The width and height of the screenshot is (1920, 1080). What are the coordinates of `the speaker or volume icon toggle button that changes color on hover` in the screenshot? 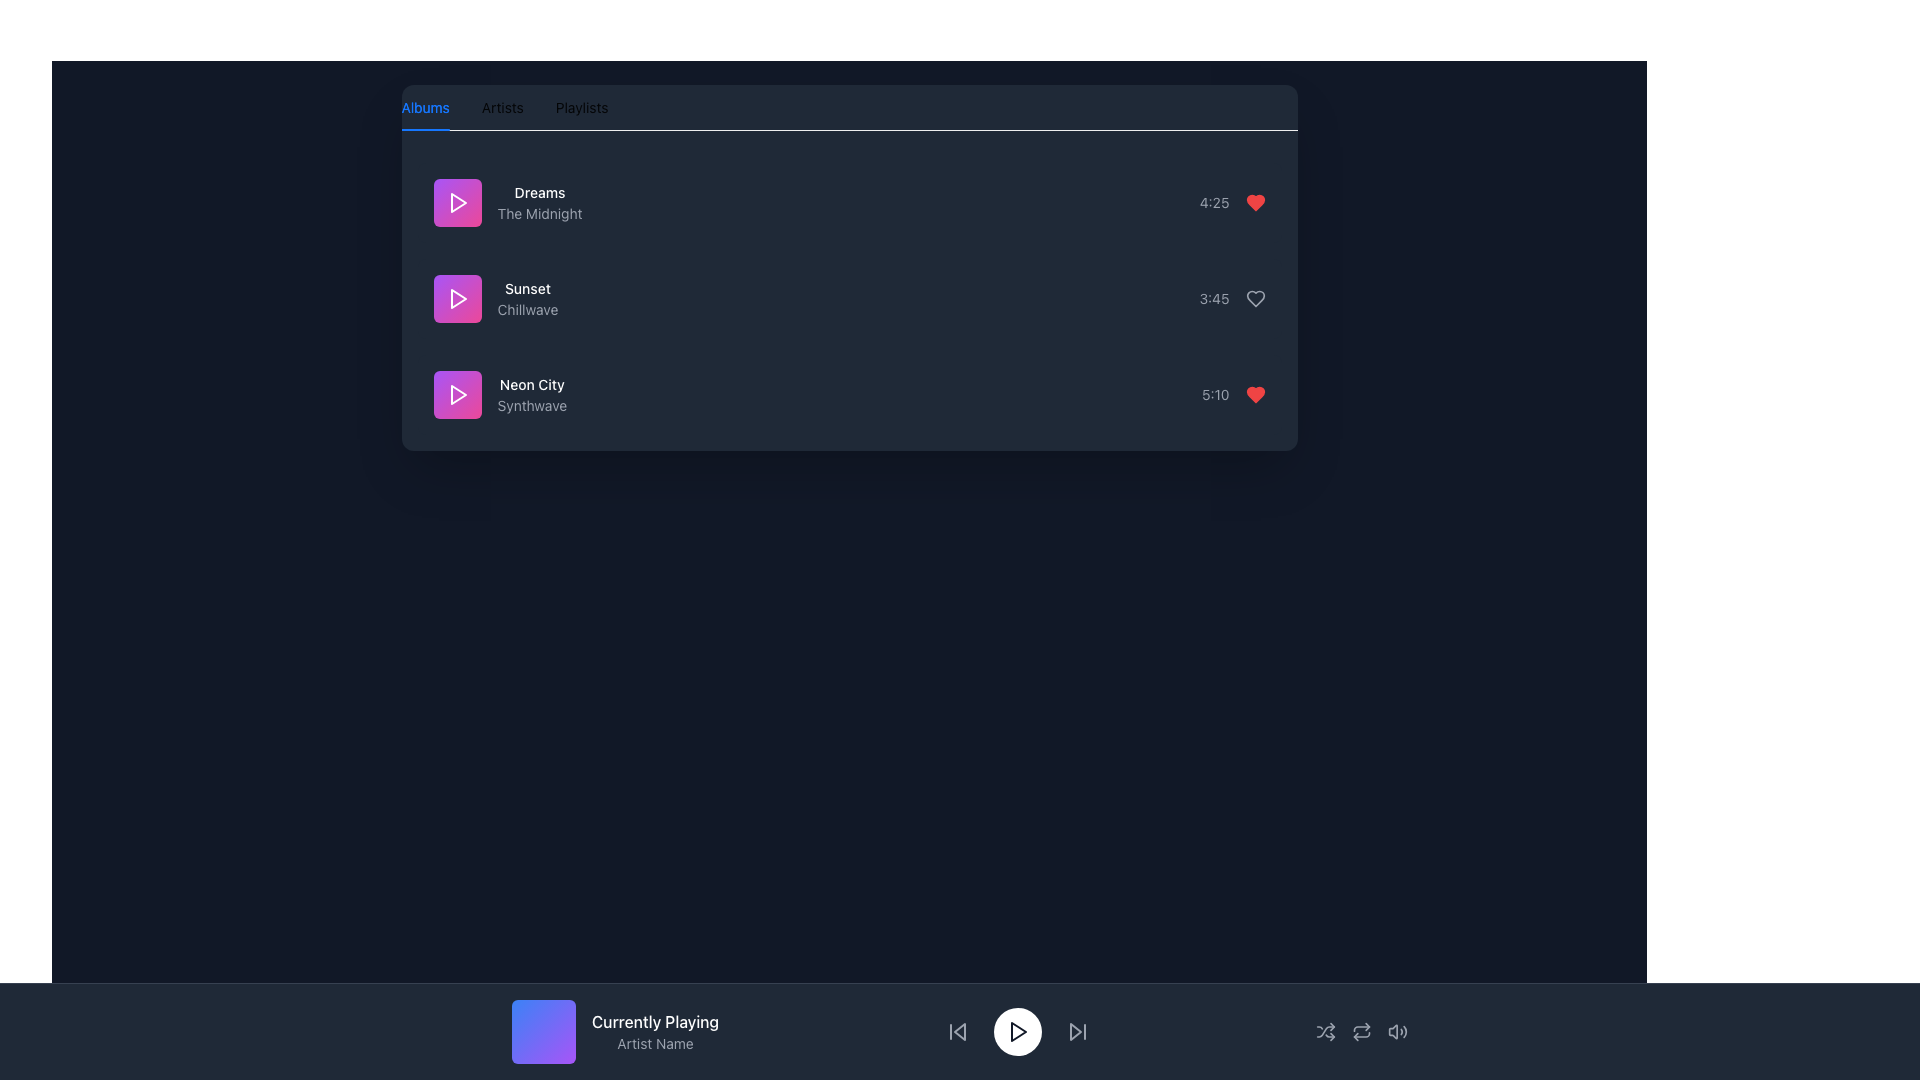 It's located at (1396, 1032).